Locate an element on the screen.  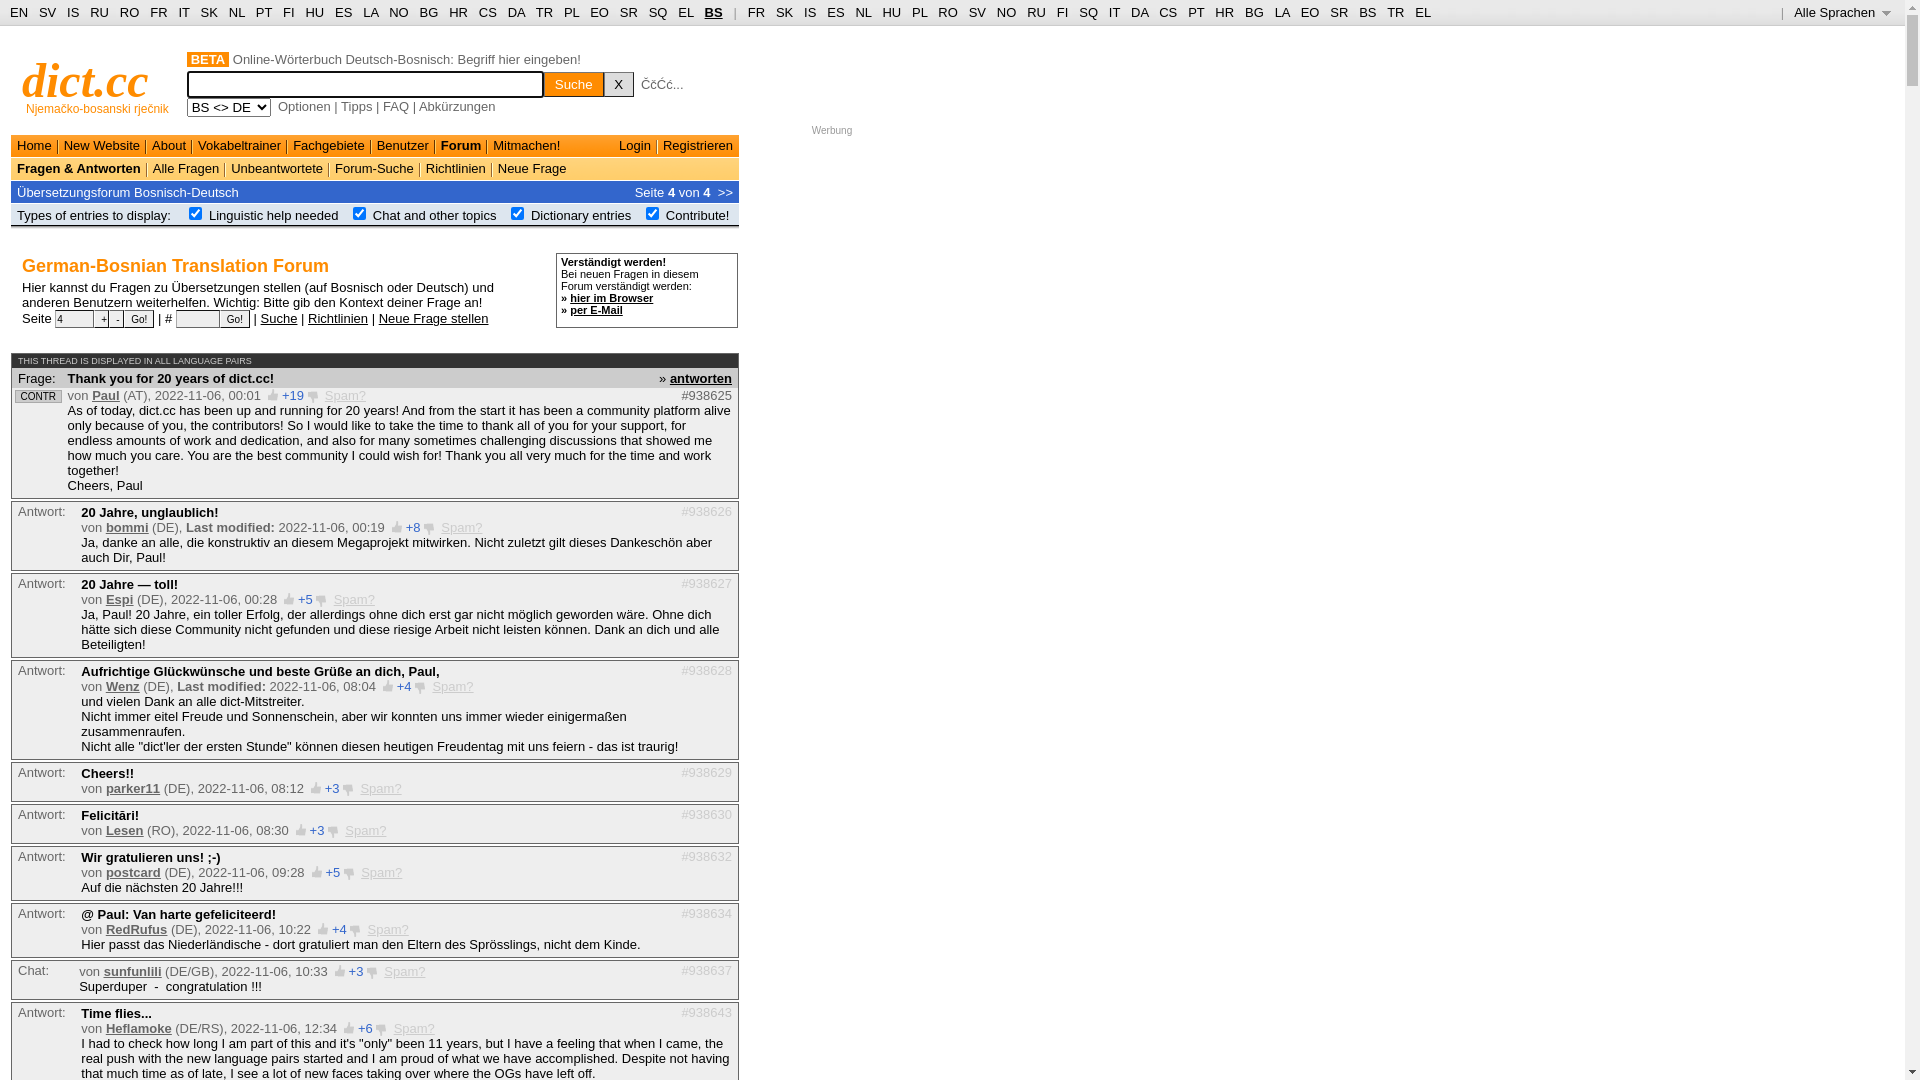
'IS' is located at coordinates (804, 12).